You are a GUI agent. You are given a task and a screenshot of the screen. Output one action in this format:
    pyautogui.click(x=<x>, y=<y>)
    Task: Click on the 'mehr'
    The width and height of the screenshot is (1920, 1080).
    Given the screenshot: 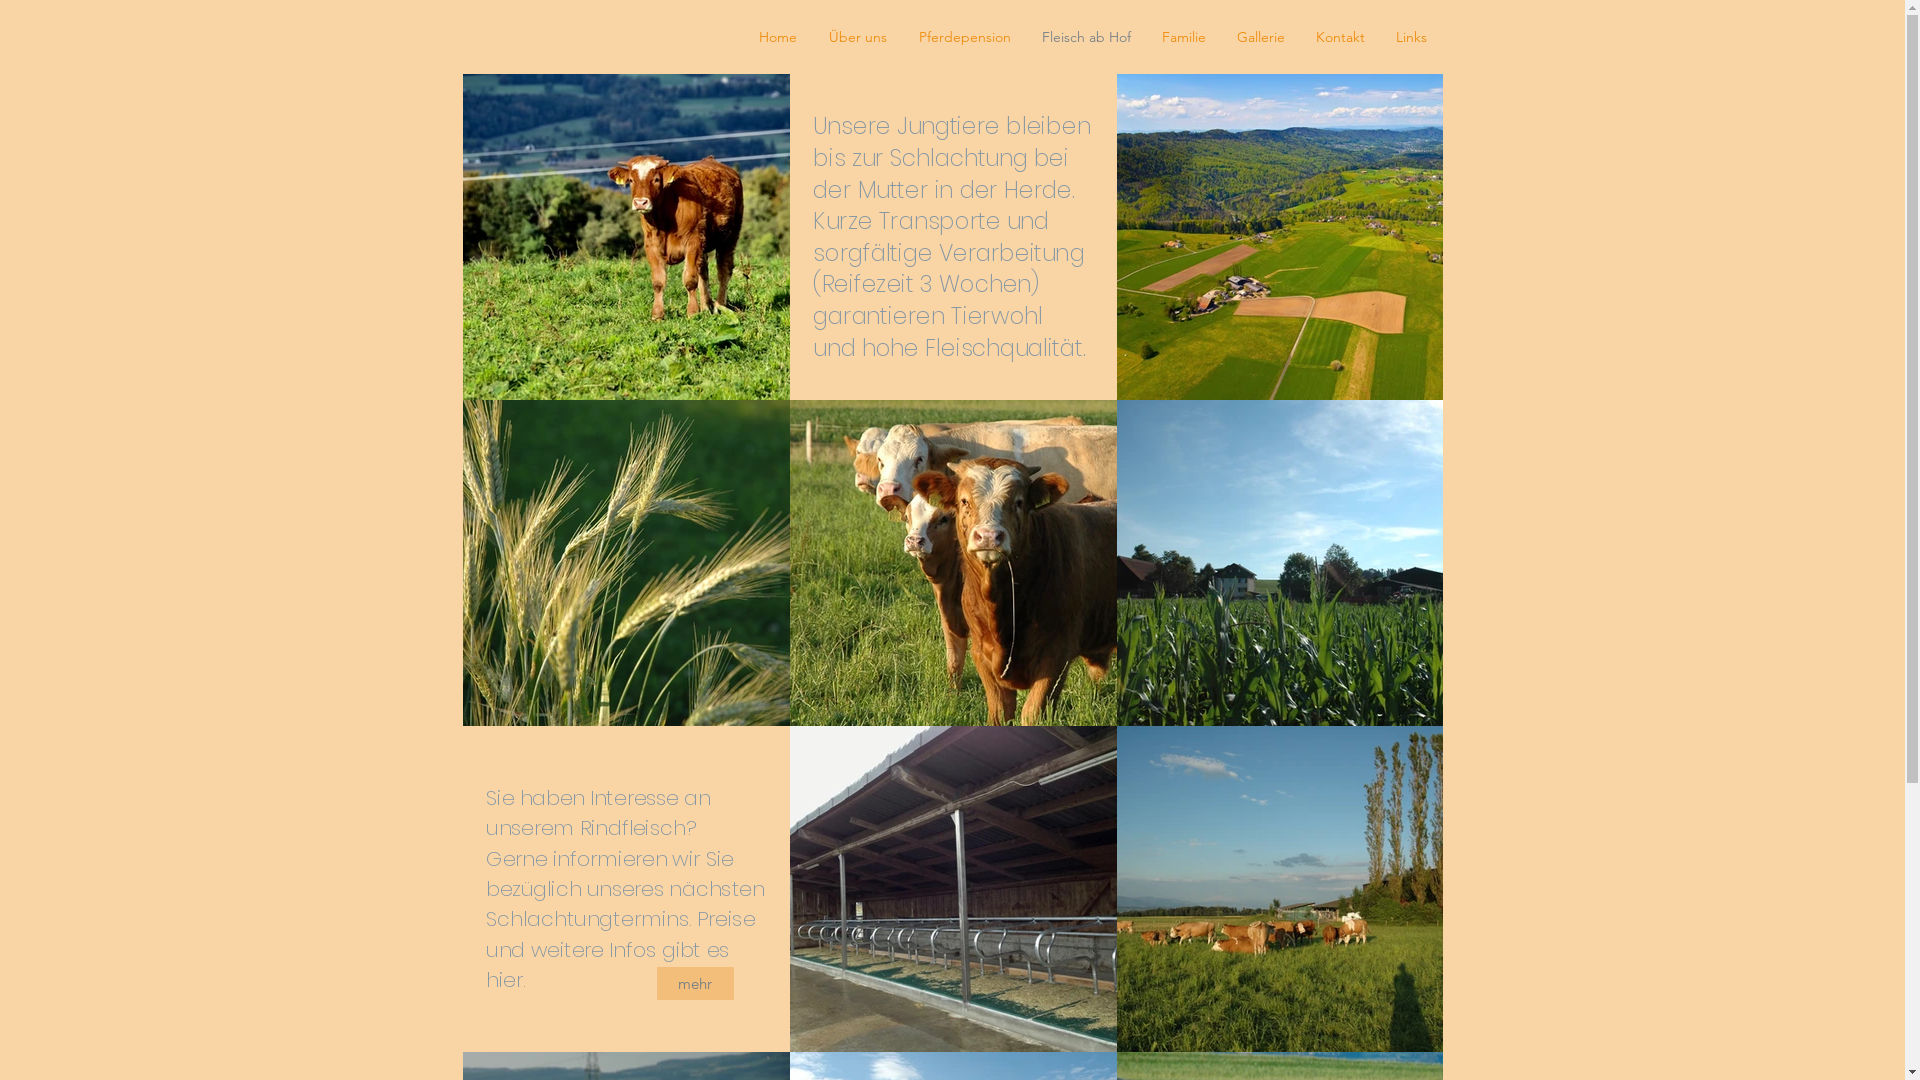 What is the action you would take?
    pyautogui.click(x=694, y=982)
    